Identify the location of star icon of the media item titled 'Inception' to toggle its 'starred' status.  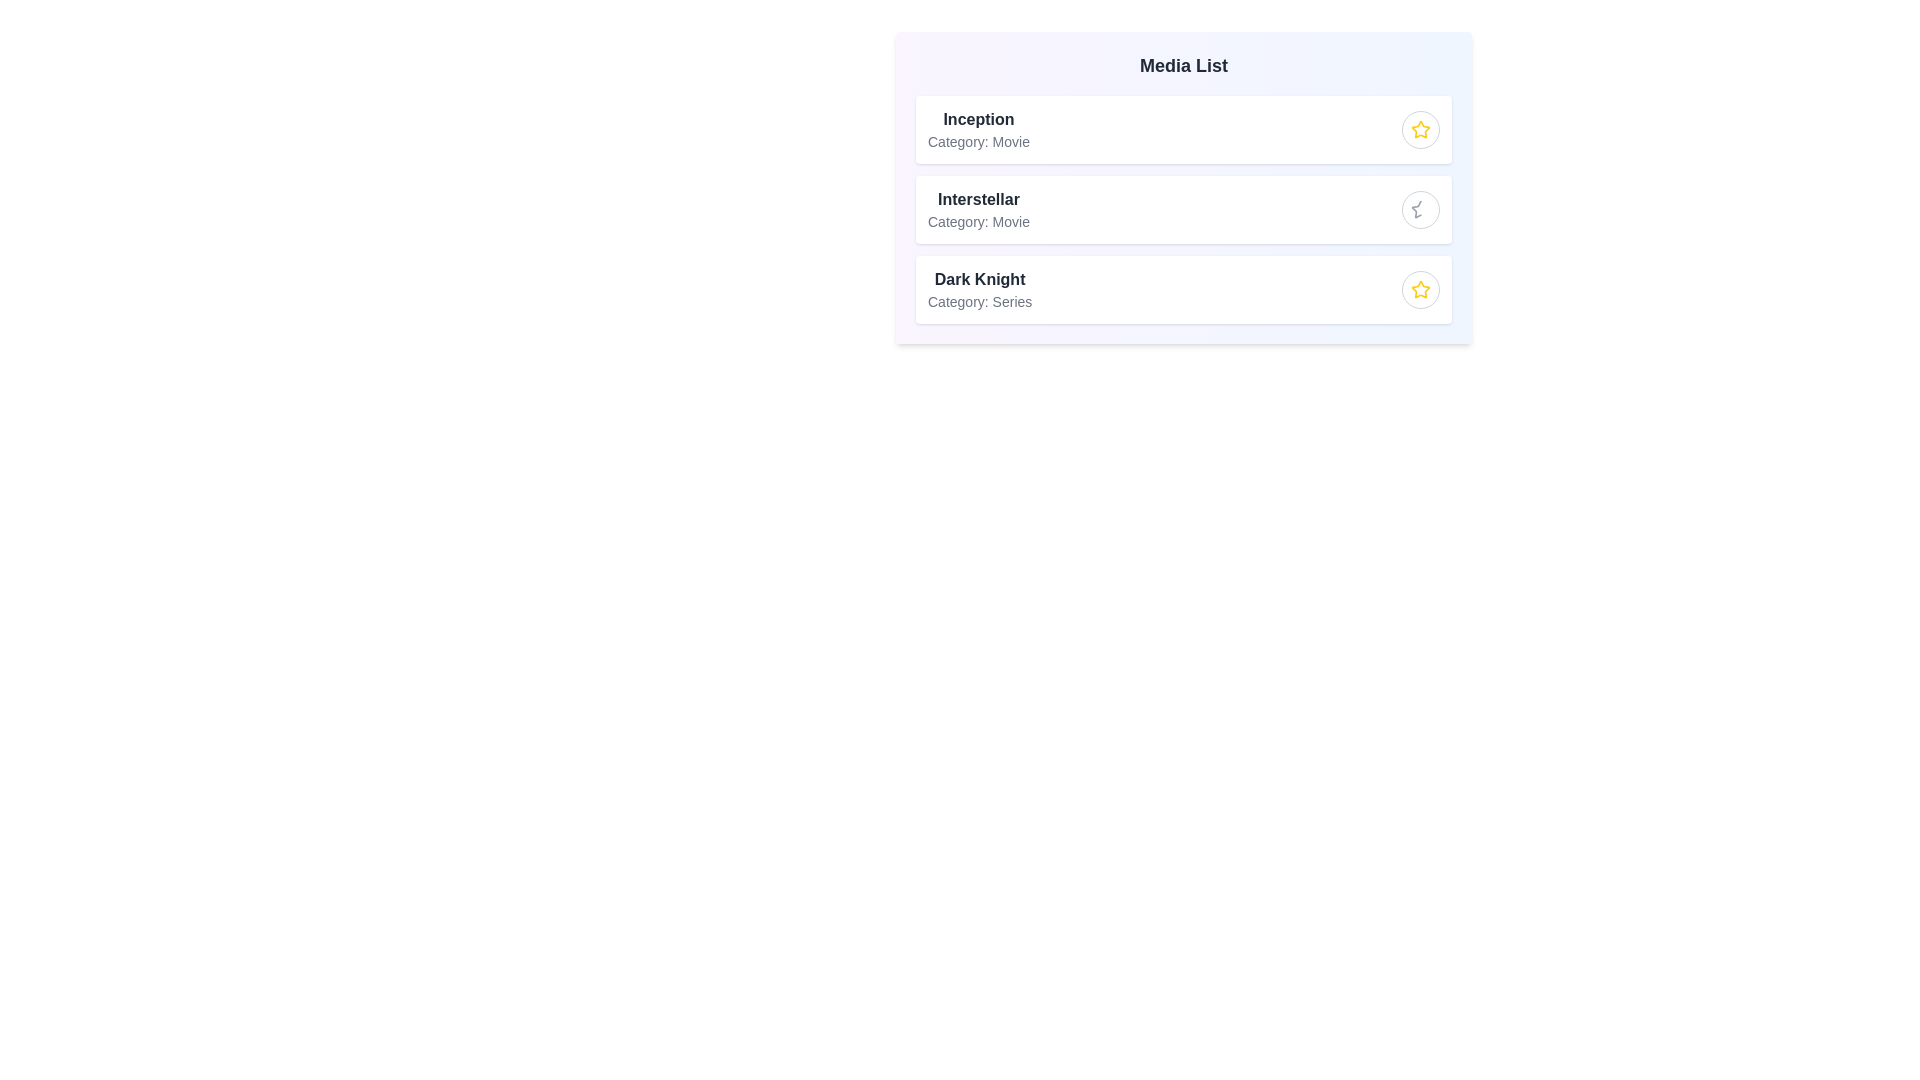
(1419, 130).